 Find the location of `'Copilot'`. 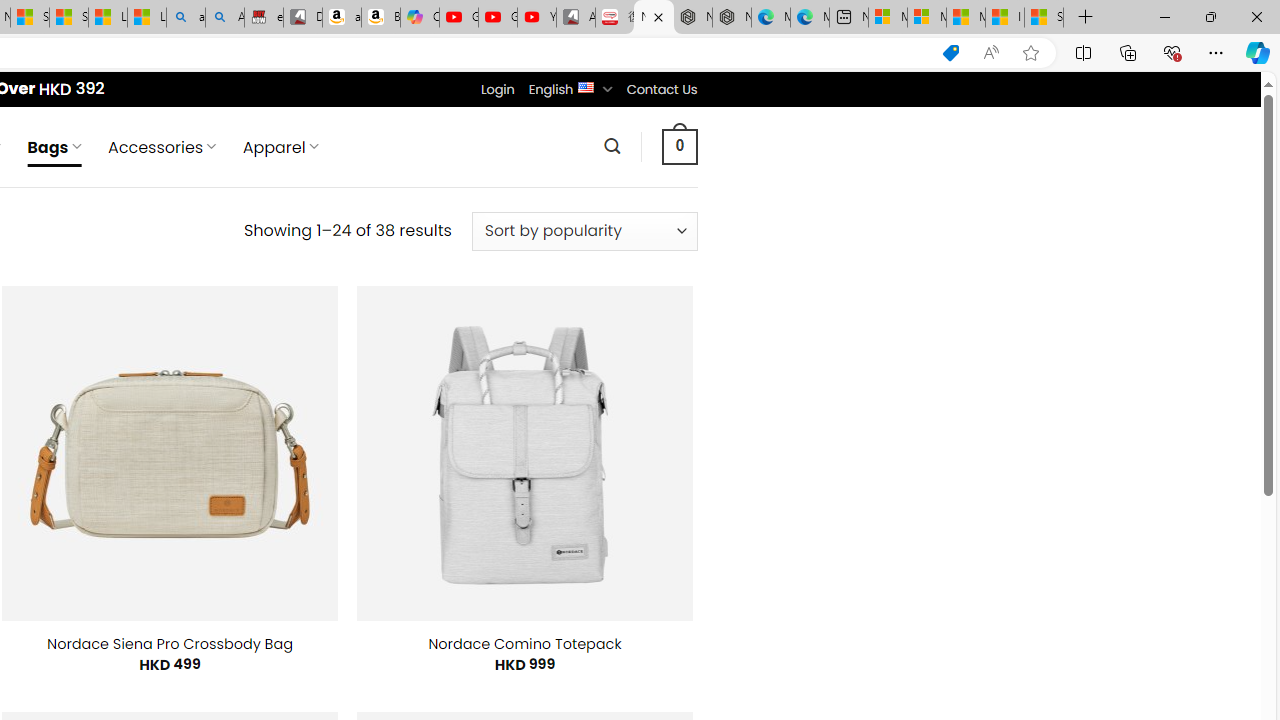

'Copilot' is located at coordinates (418, 17).